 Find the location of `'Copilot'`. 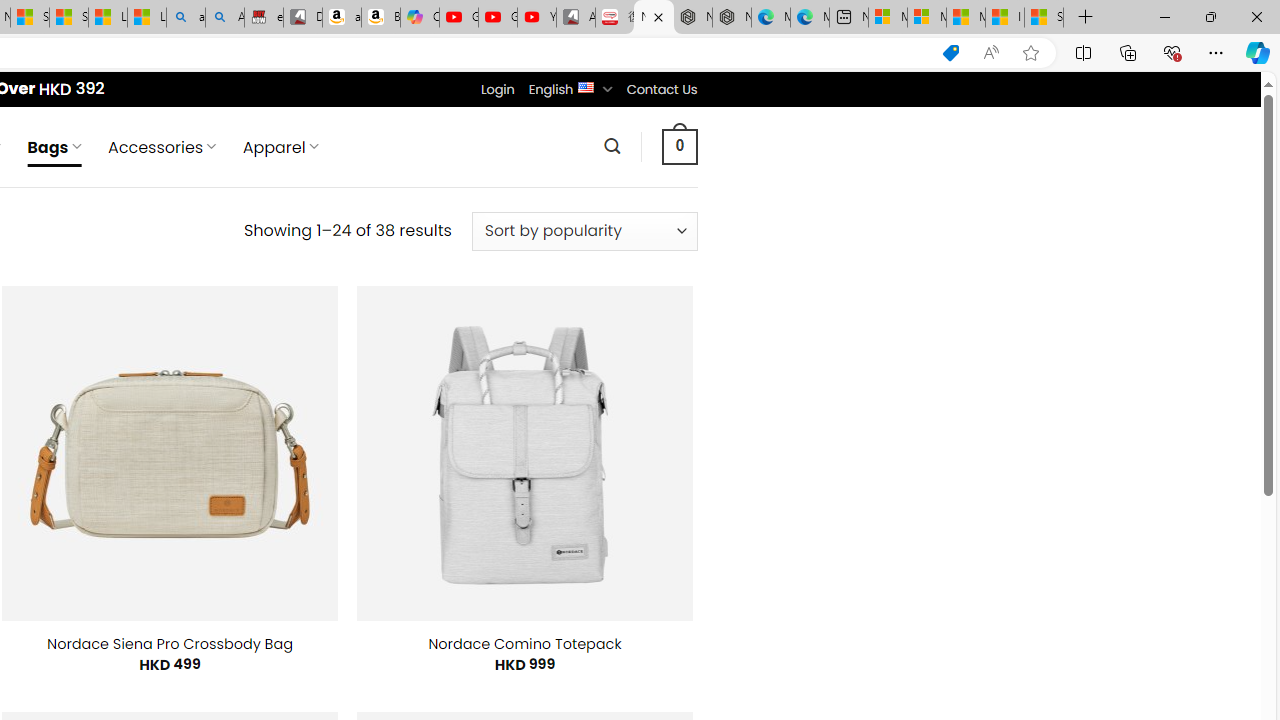

'Copilot' is located at coordinates (418, 17).